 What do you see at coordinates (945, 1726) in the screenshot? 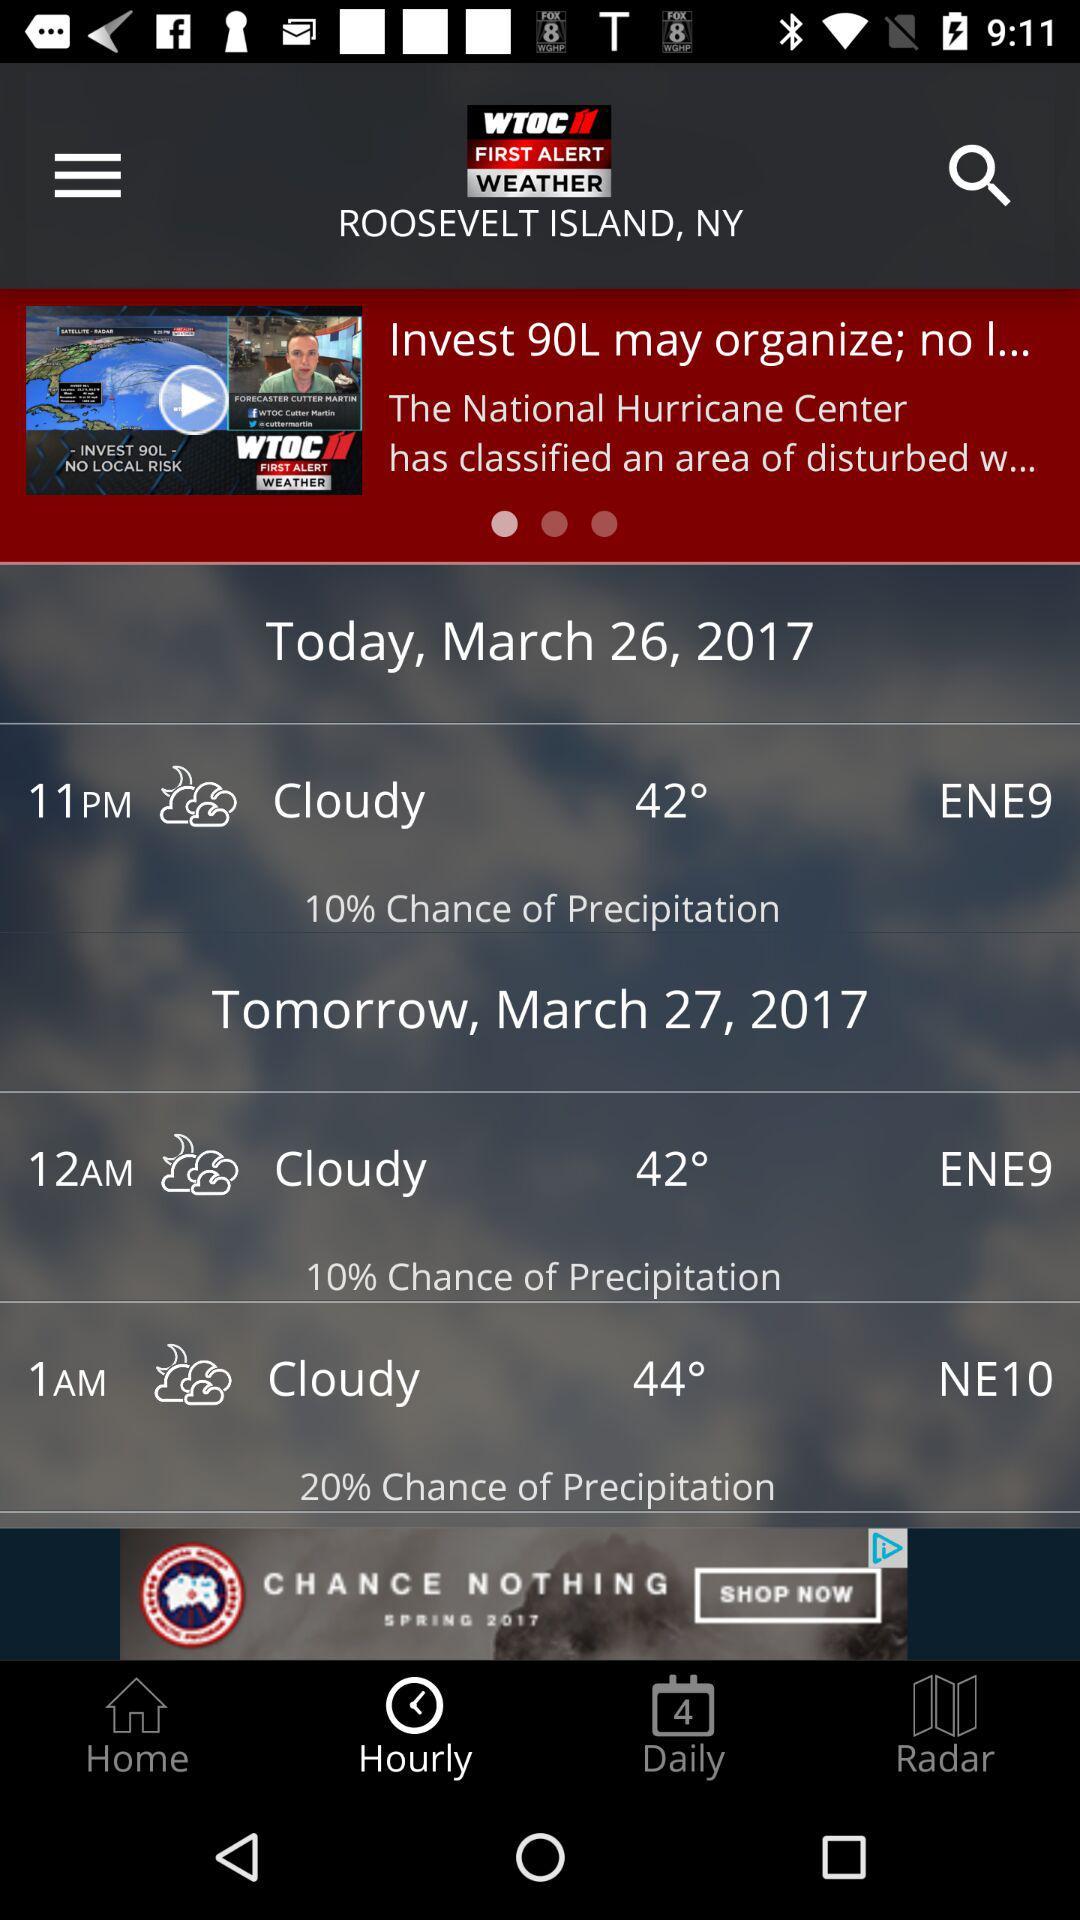
I see `icon next to daily item` at bounding box center [945, 1726].